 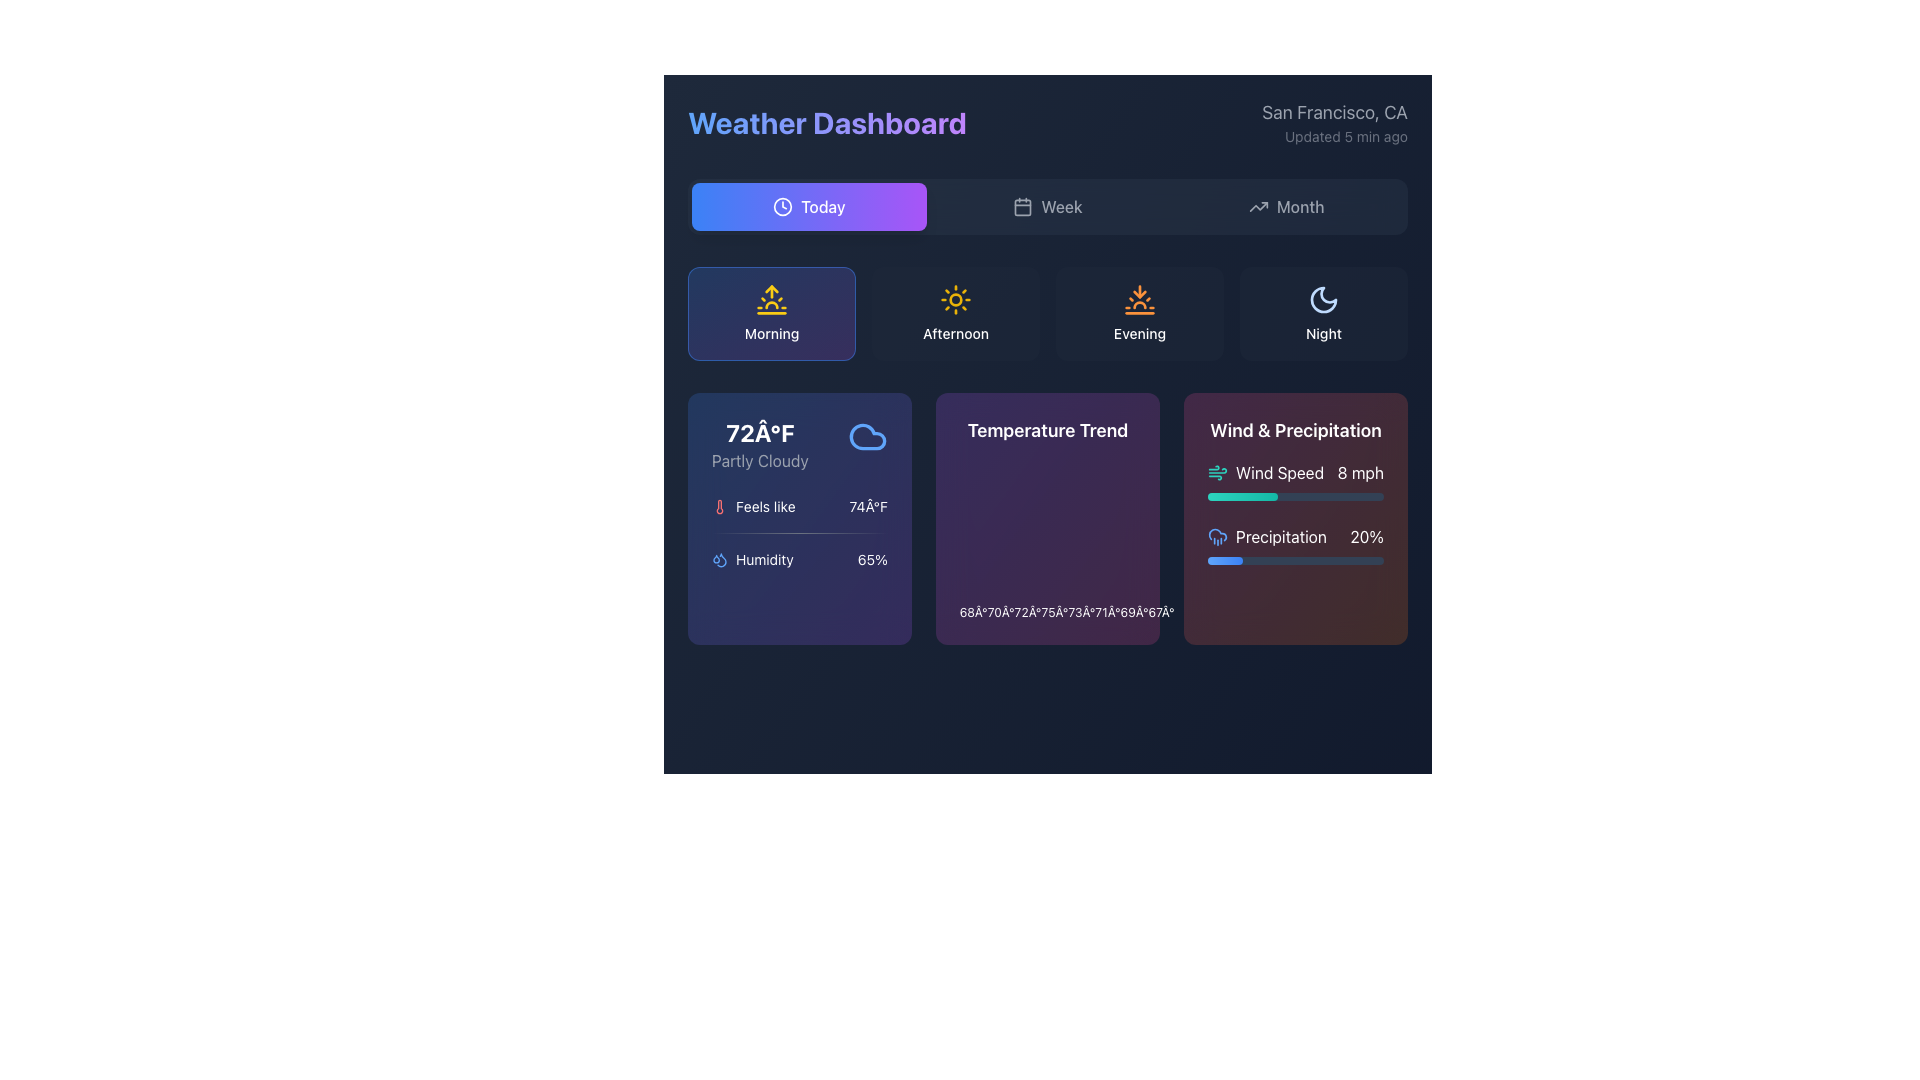 I want to click on the calendar icon associated with the 'Week' button in the navigation bar to interact with it, so click(x=1023, y=207).